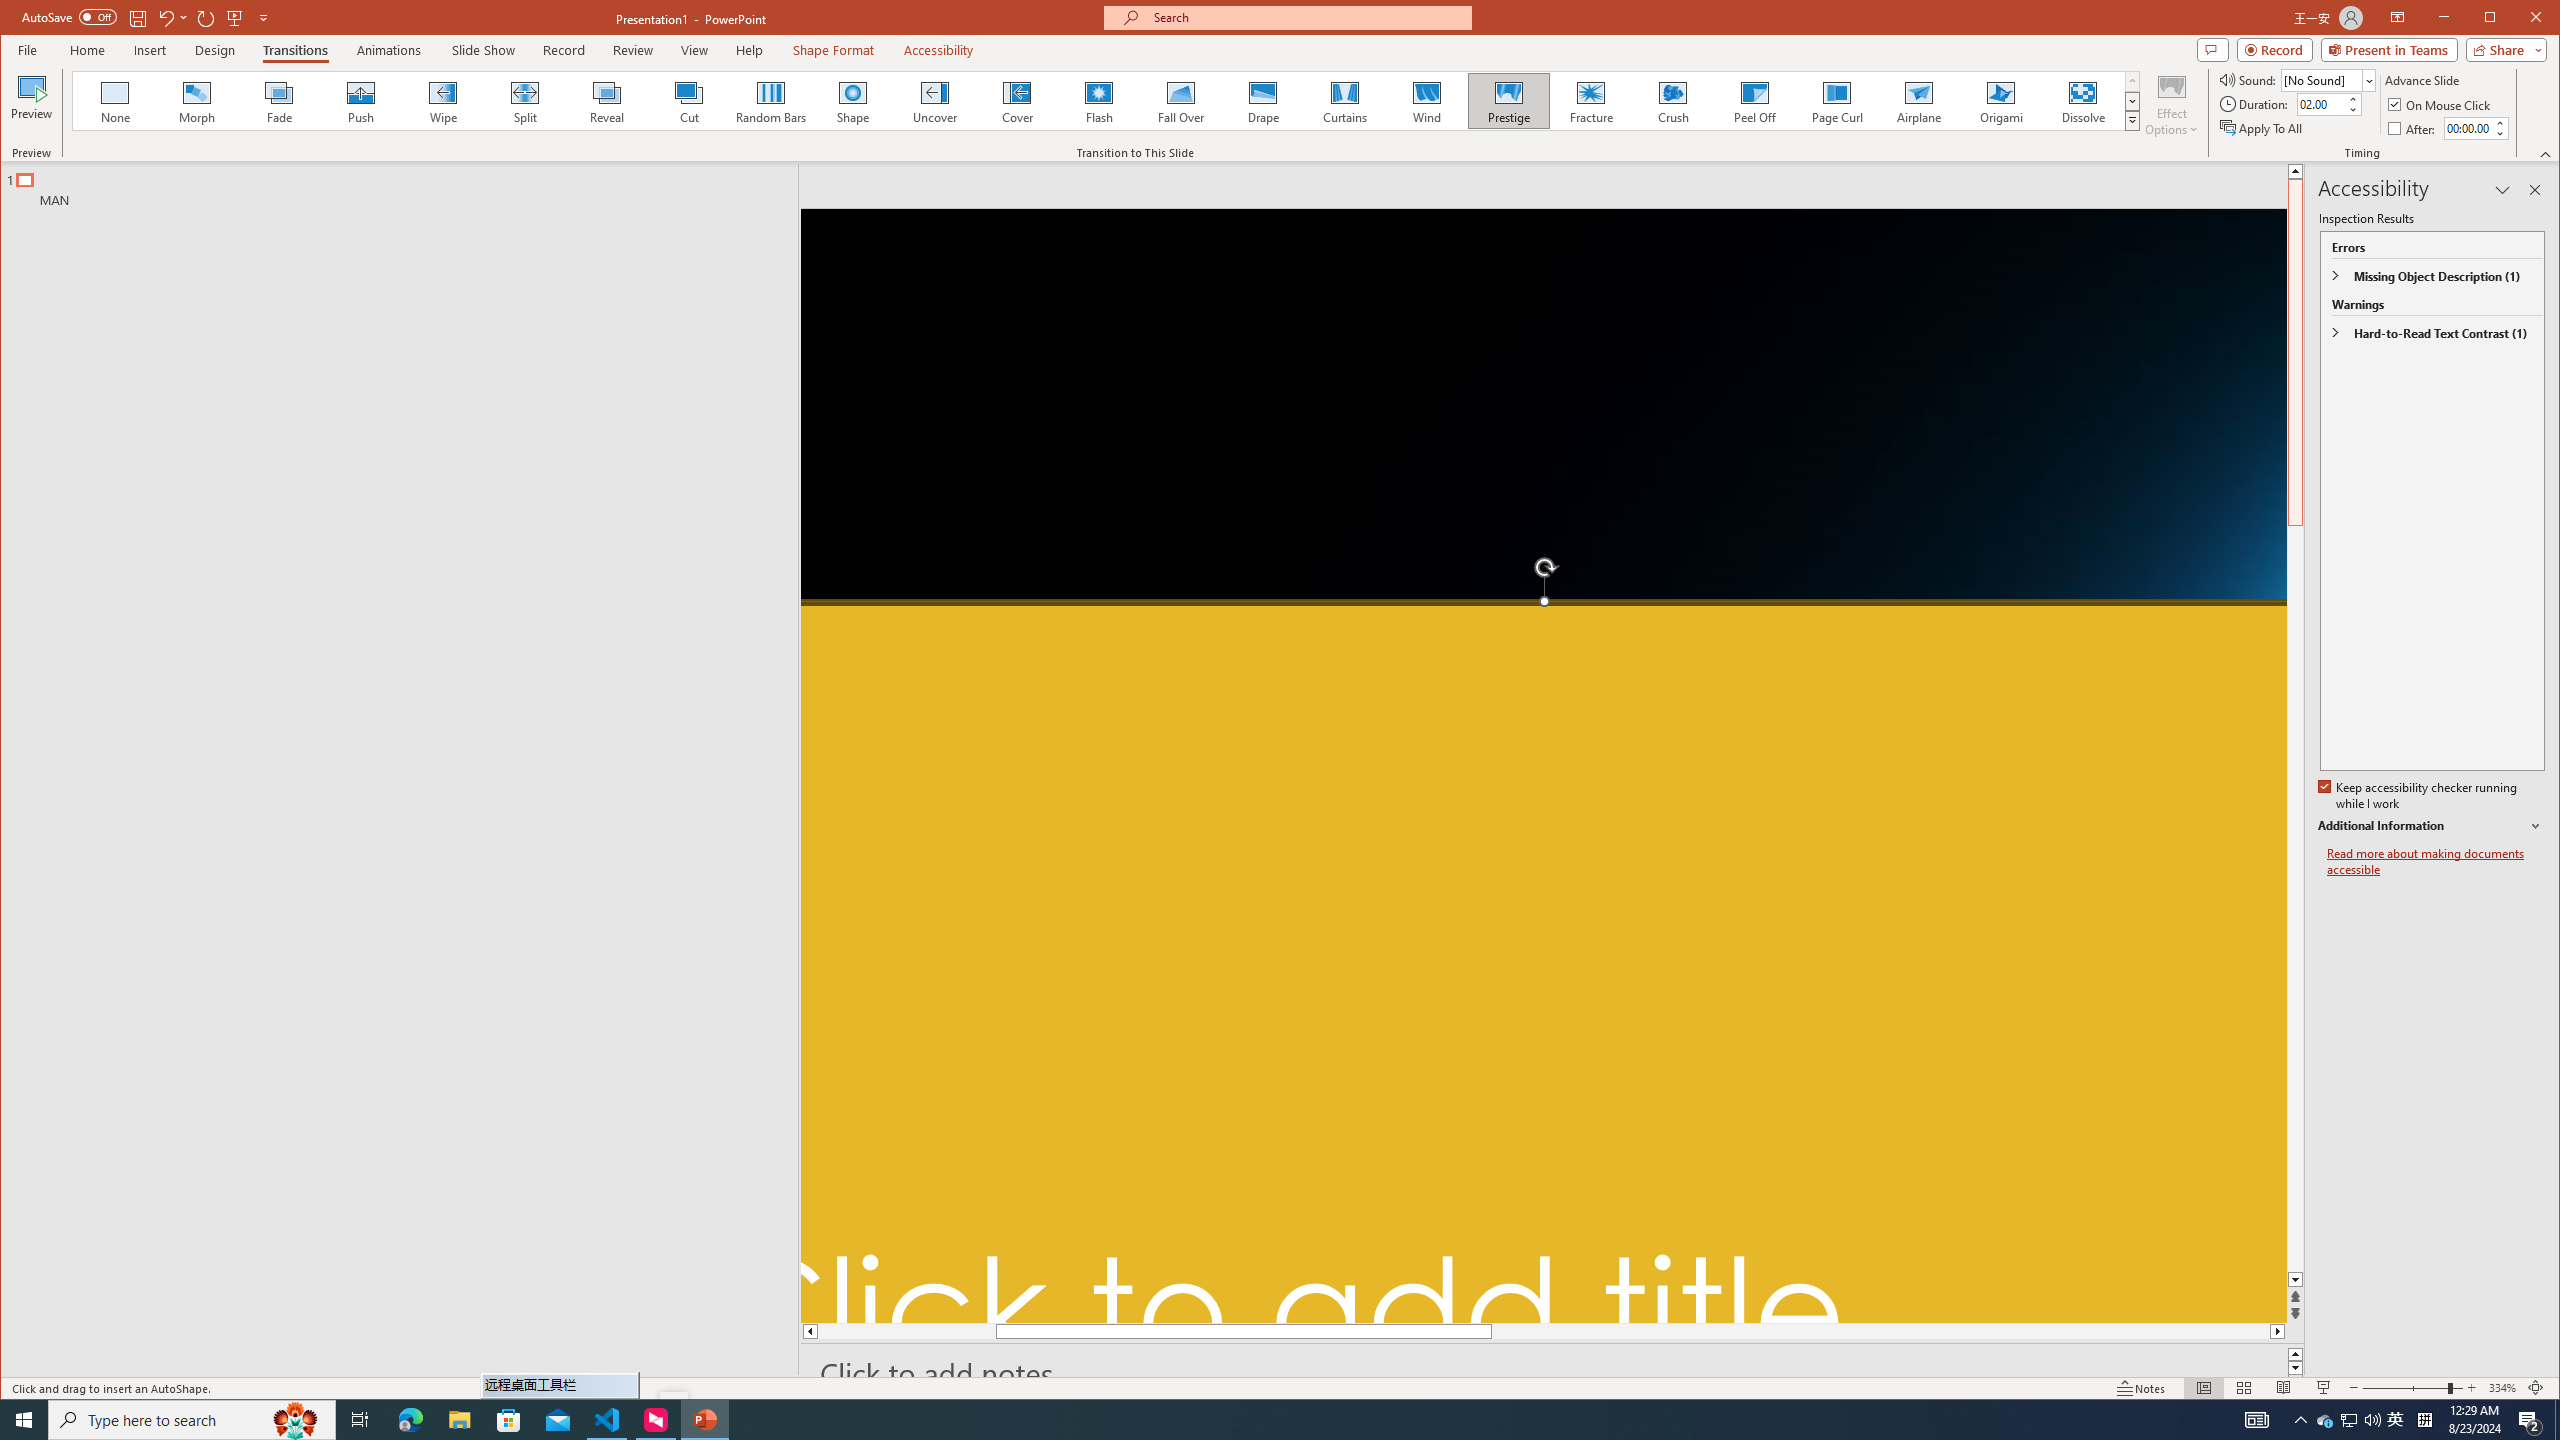  What do you see at coordinates (2547, 153) in the screenshot?
I see `'Collapse the Ribbon'` at bounding box center [2547, 153].